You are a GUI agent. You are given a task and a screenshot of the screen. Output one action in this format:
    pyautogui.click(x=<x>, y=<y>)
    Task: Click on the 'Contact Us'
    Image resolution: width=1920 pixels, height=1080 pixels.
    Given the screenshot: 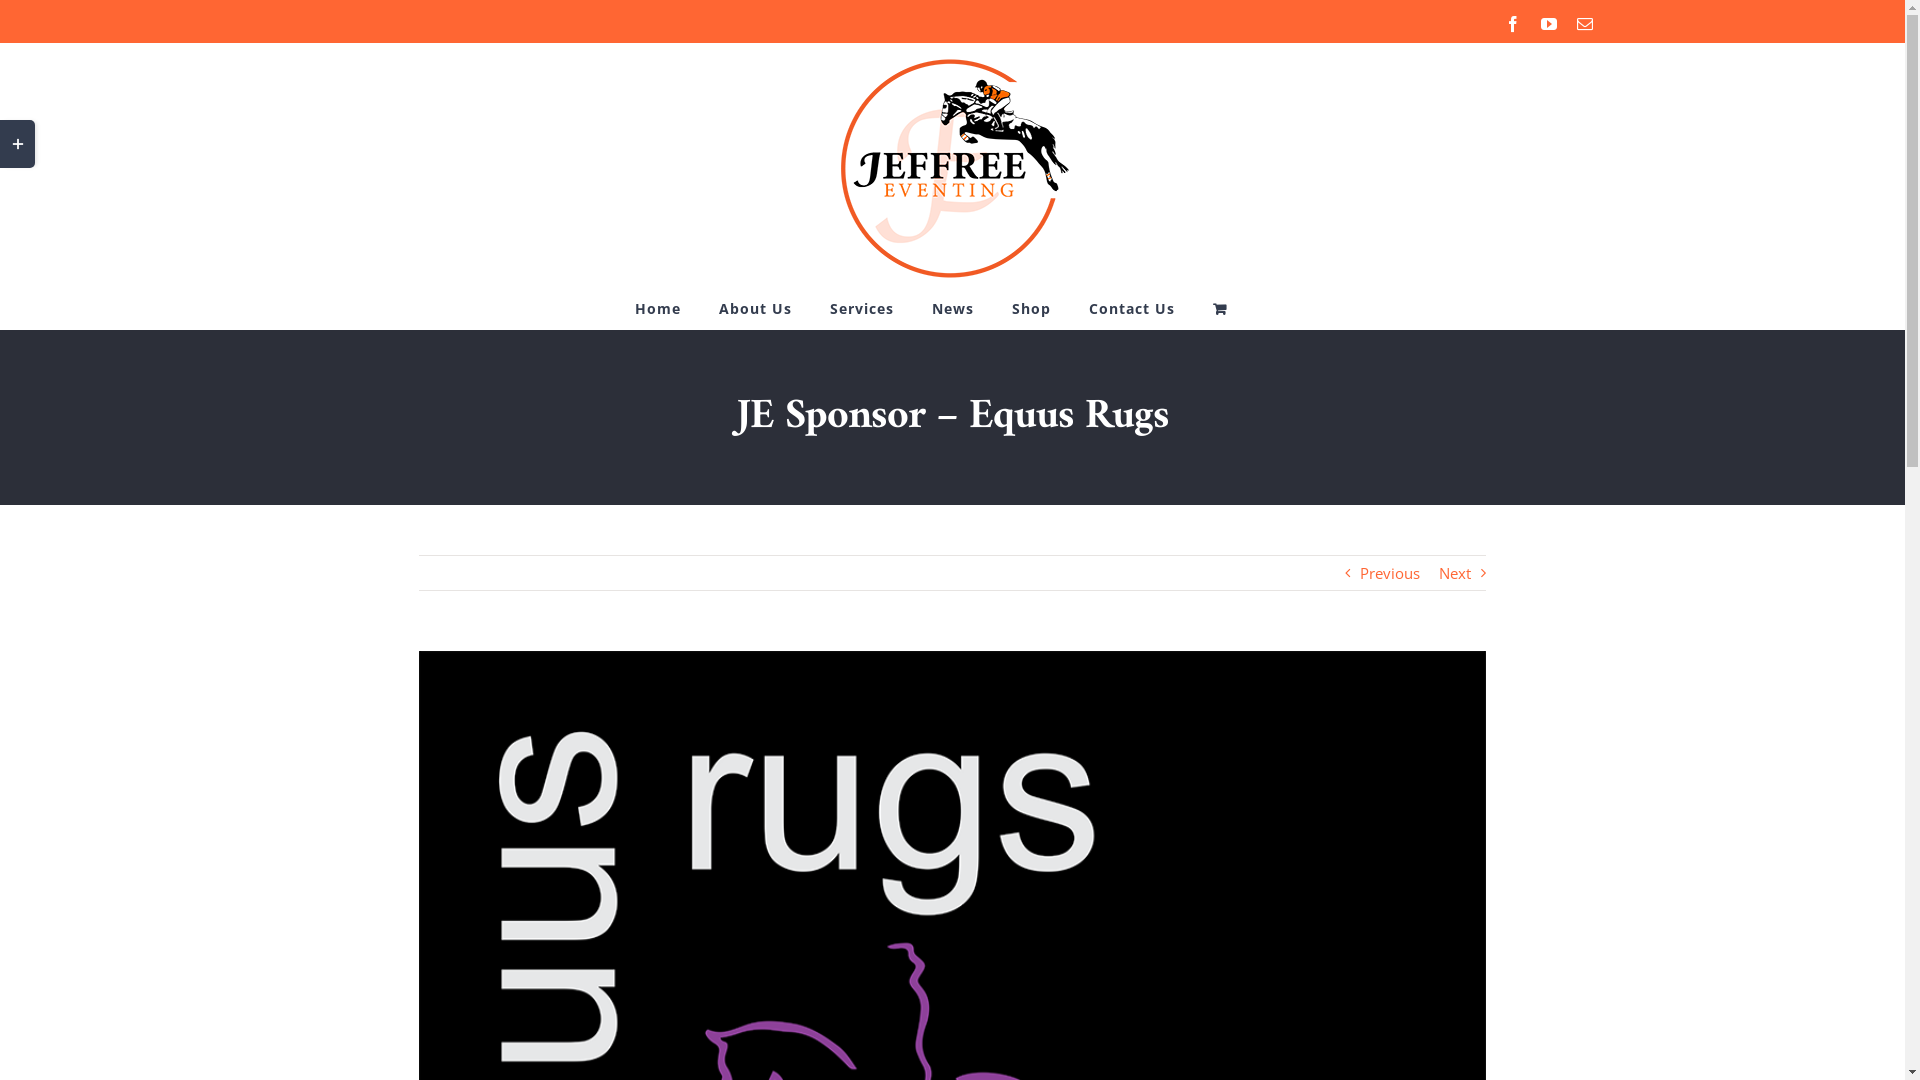 What is the action you would take?
    pyautogui.click(x=1132, y=308)
    